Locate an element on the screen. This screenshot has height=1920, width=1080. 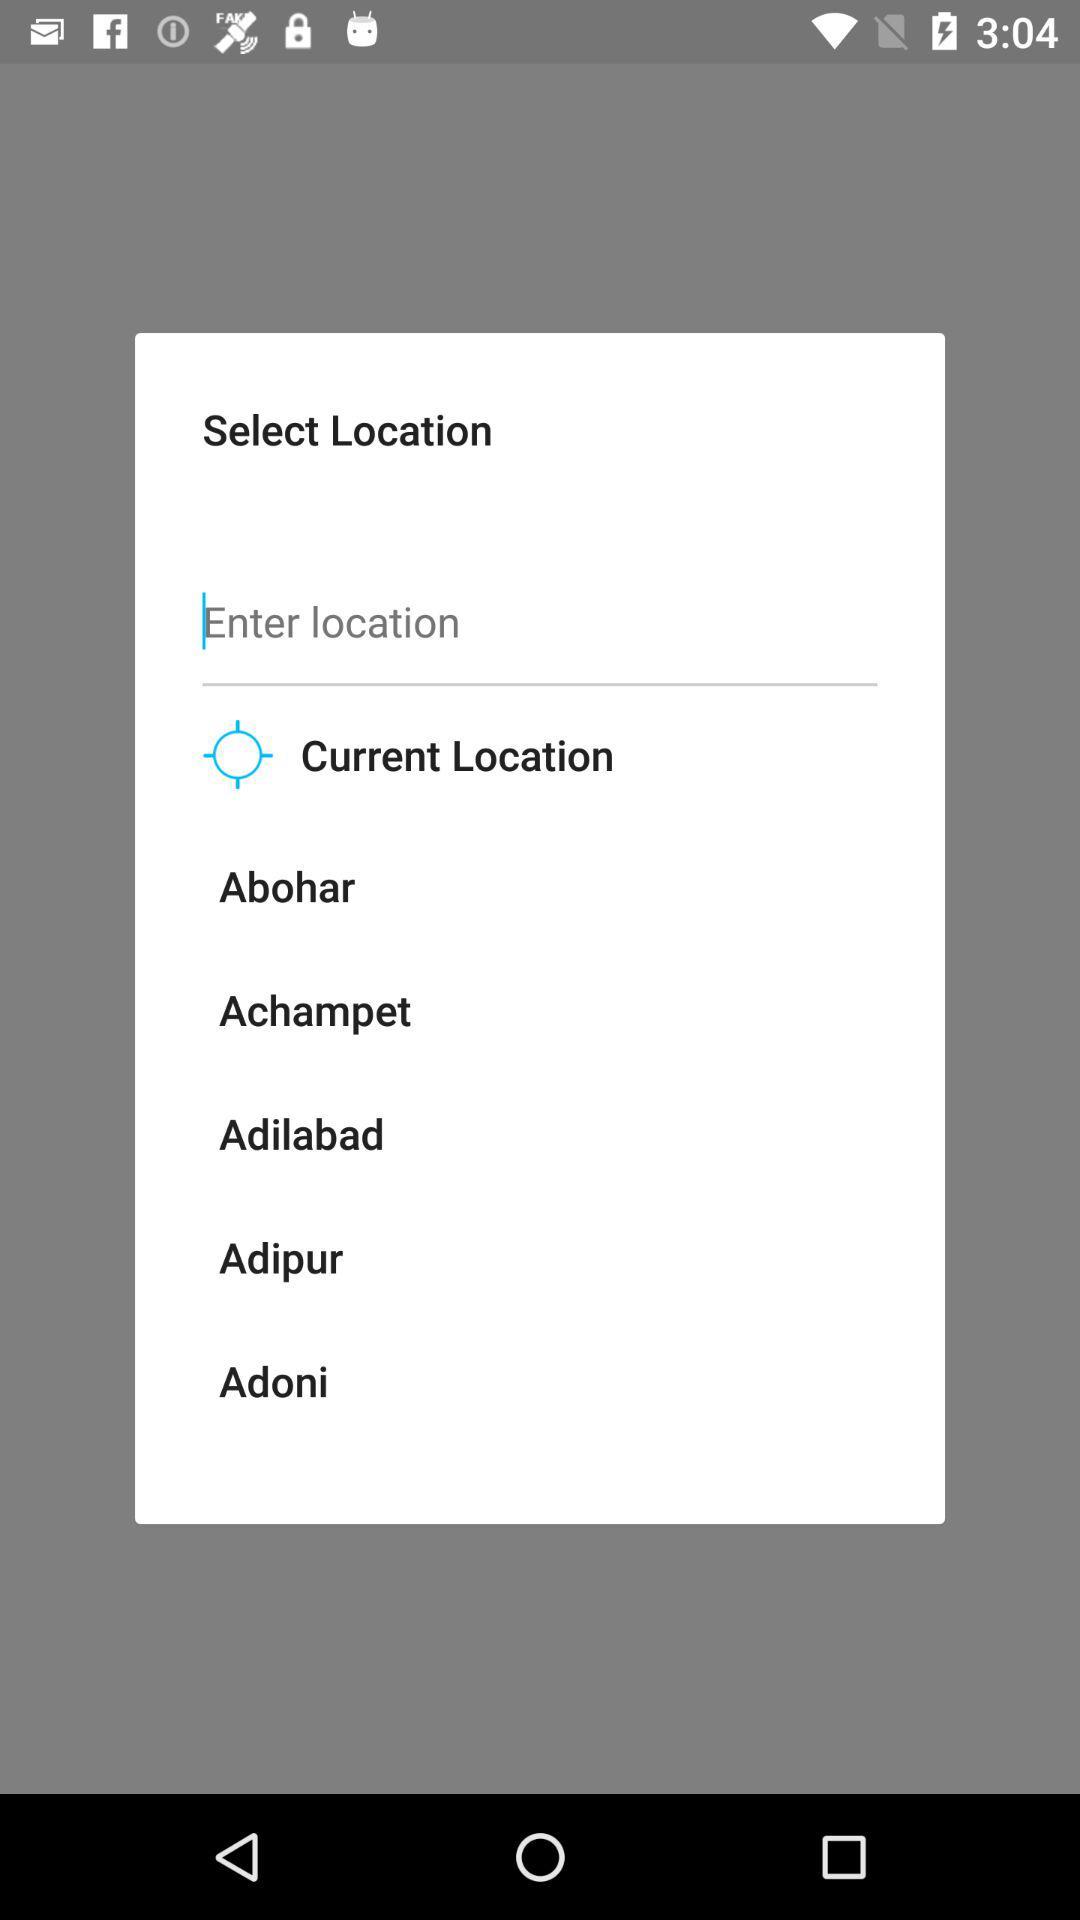
the agra icon is located at coordinates (262, 1466).